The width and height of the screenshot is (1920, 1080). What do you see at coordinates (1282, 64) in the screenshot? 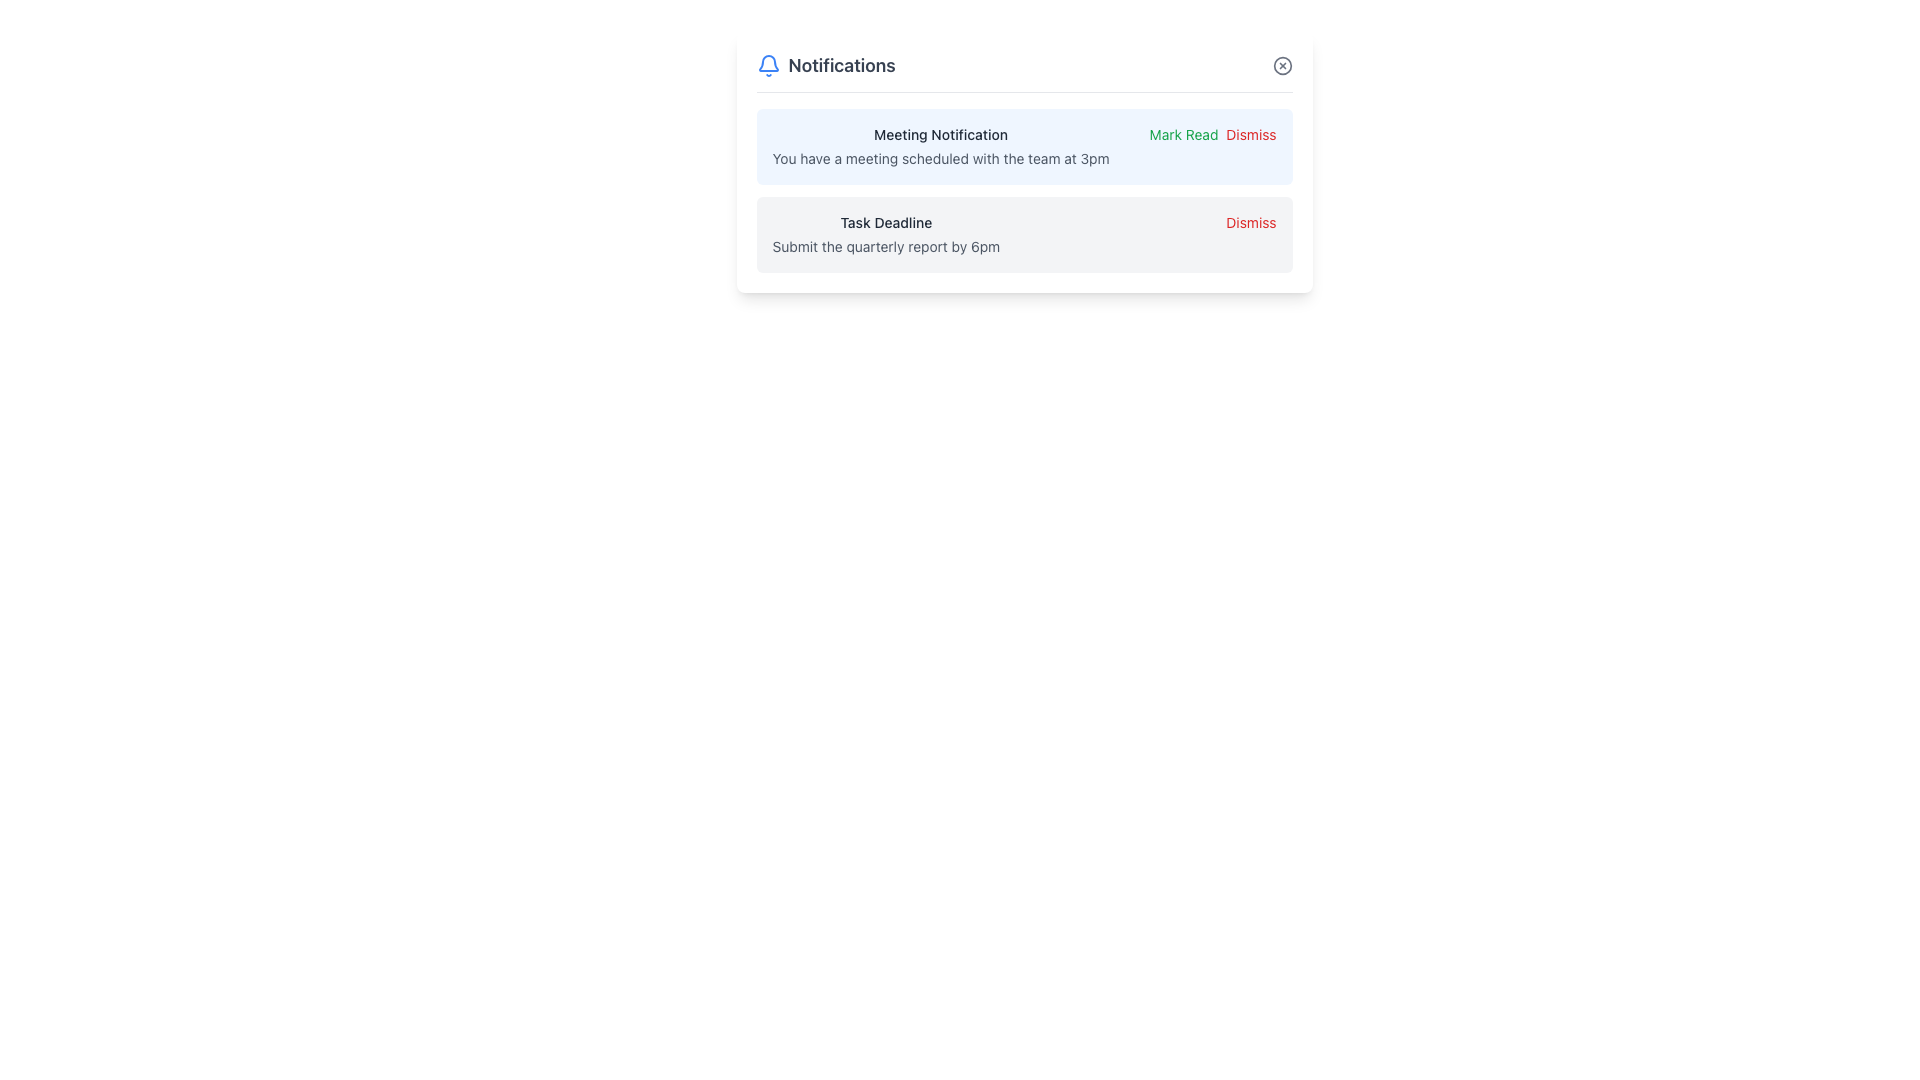
I see `the small circular close button with a cross (X) mark located in the top-right corner of the Notifications header` at bounding box center [1282, 64].